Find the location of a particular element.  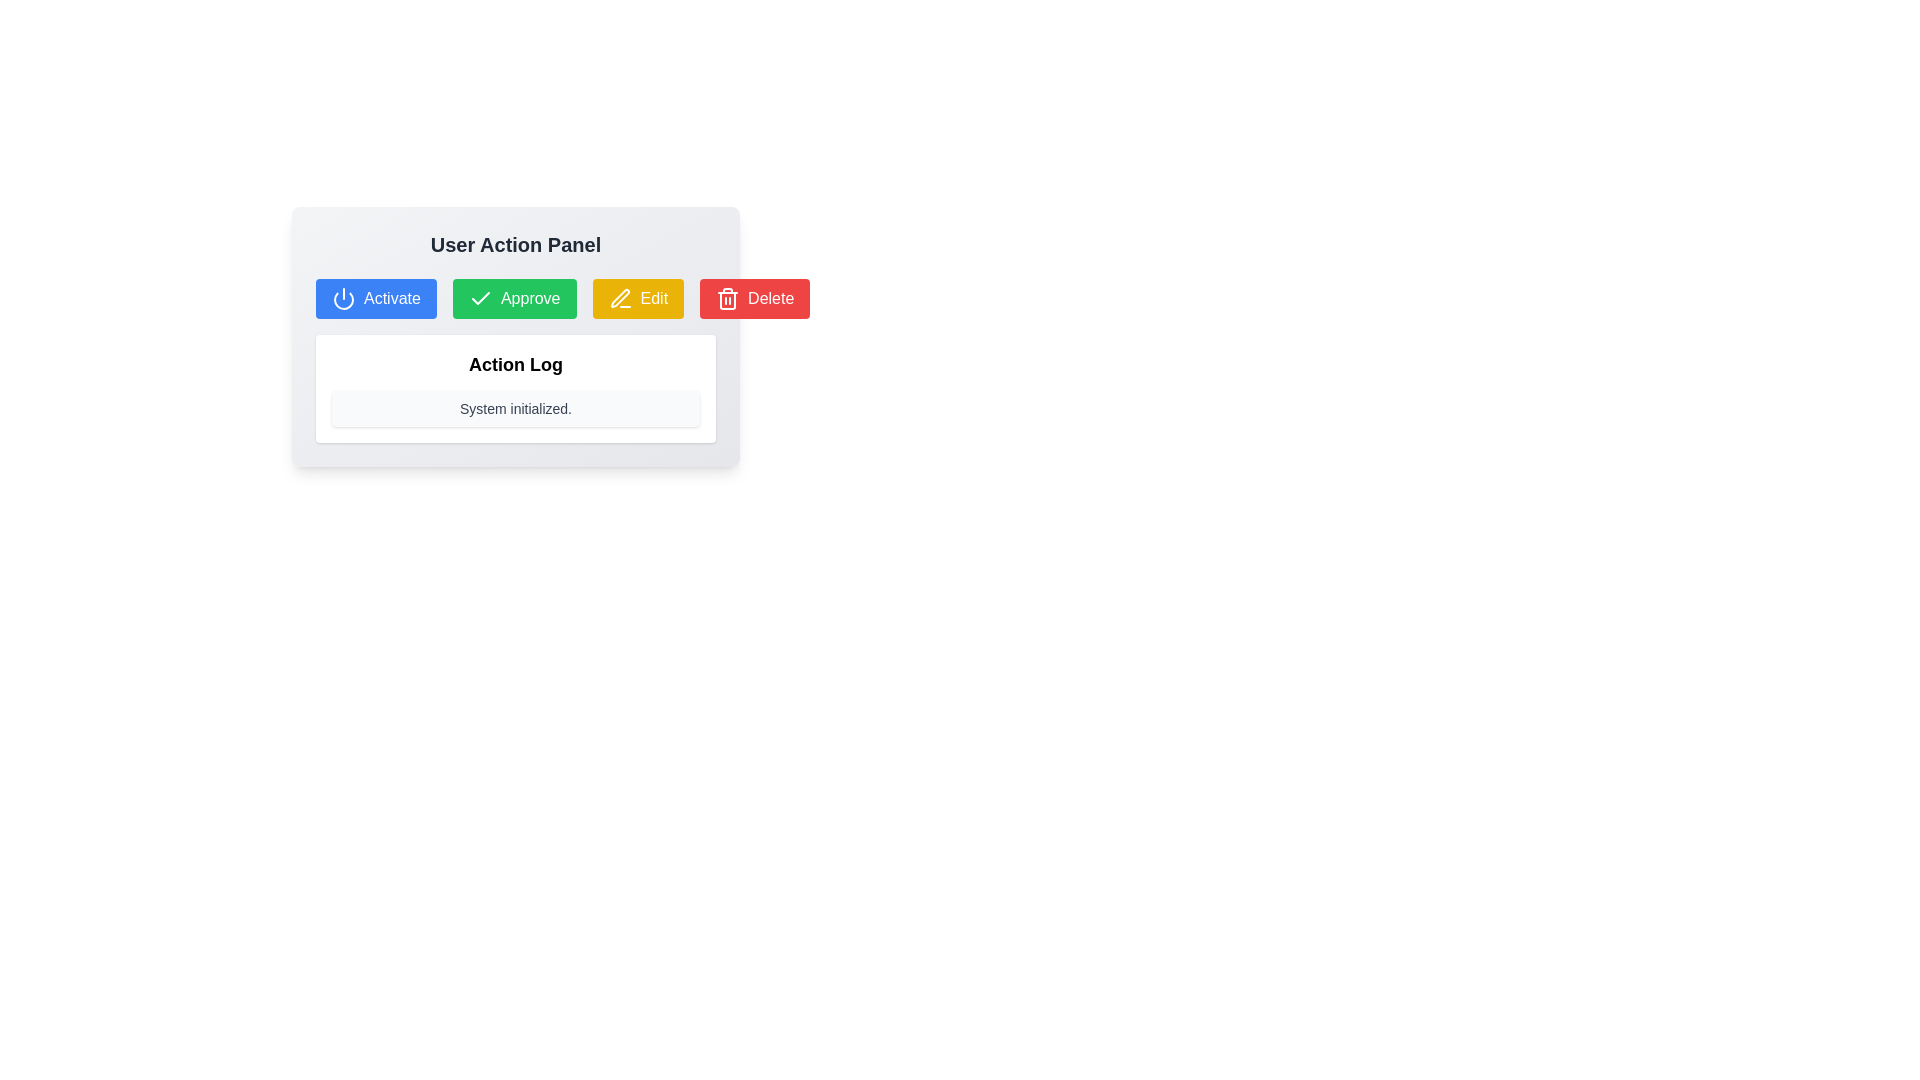

the checkmark icon with a green background located inside the 'Approve' button in the 'User Action Panel' is located at coordinates (480, 299).